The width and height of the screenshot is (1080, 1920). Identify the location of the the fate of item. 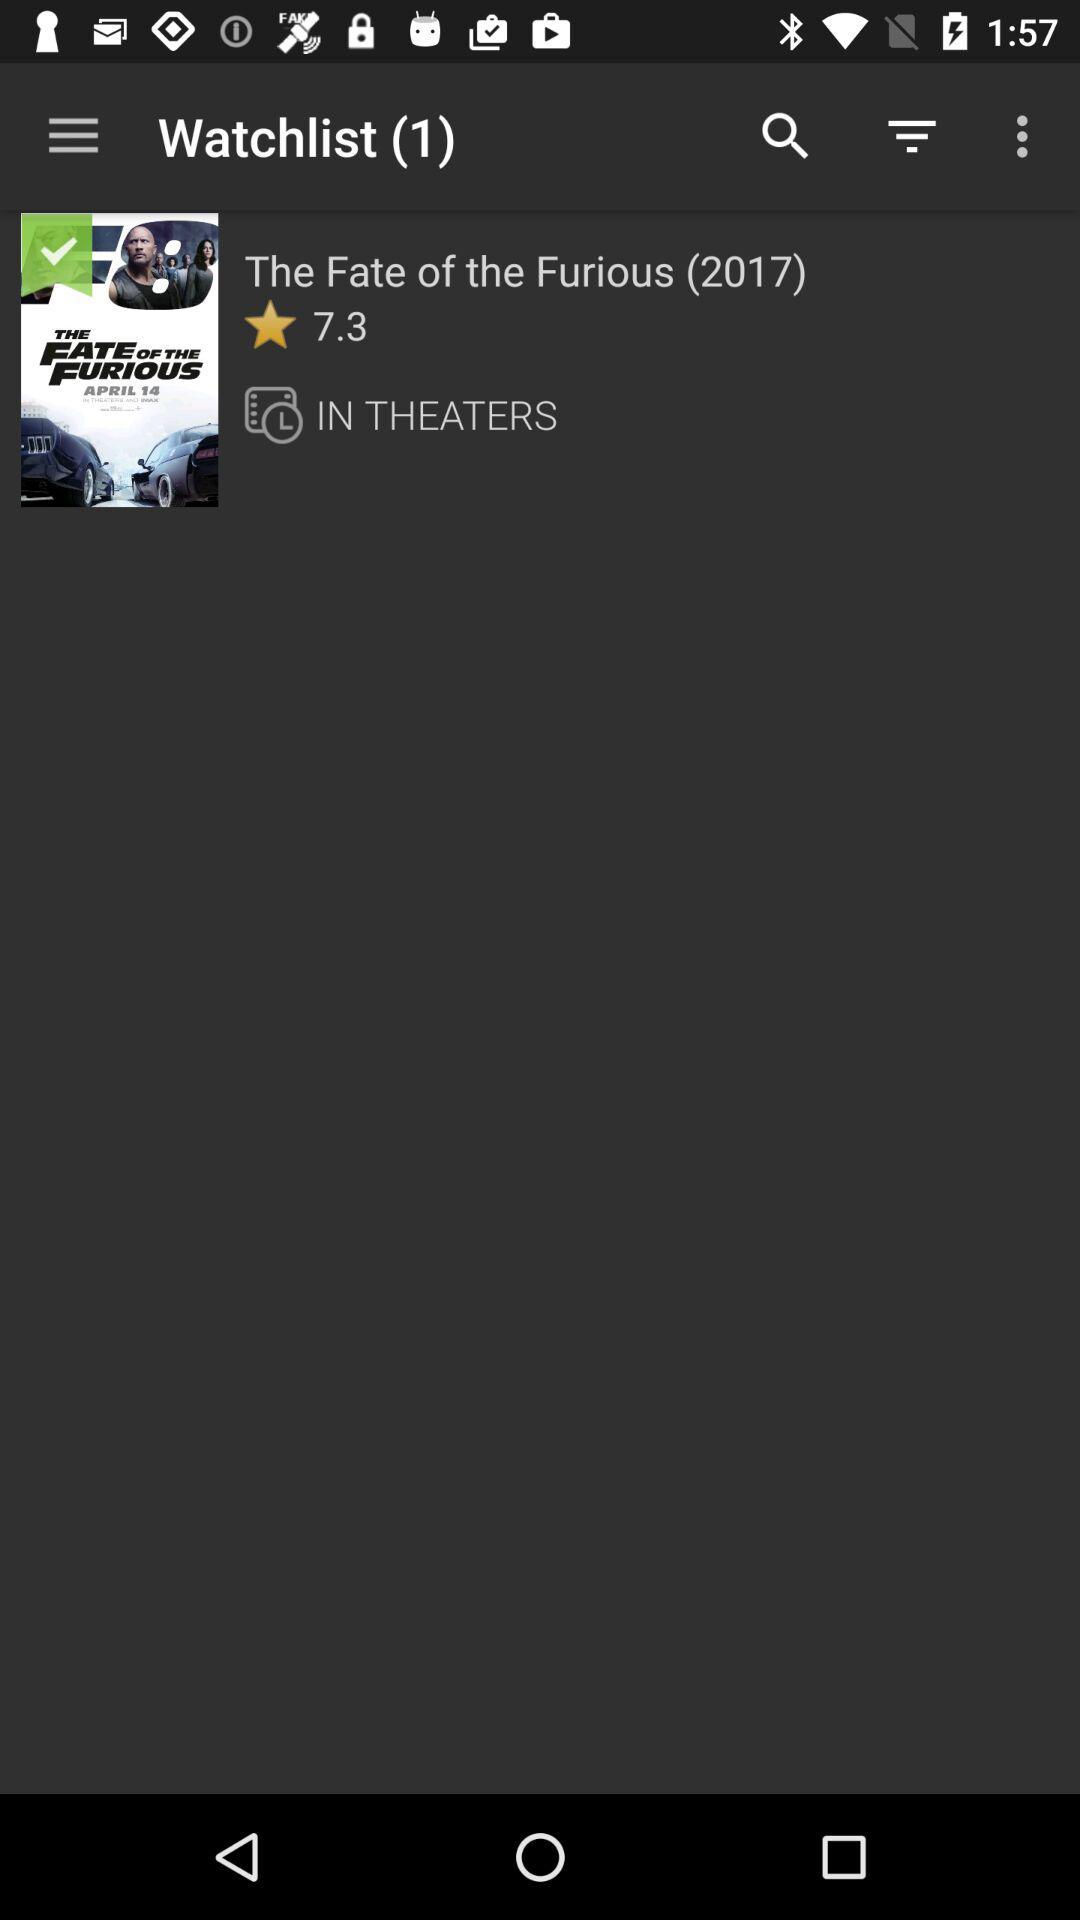
(524, 268).